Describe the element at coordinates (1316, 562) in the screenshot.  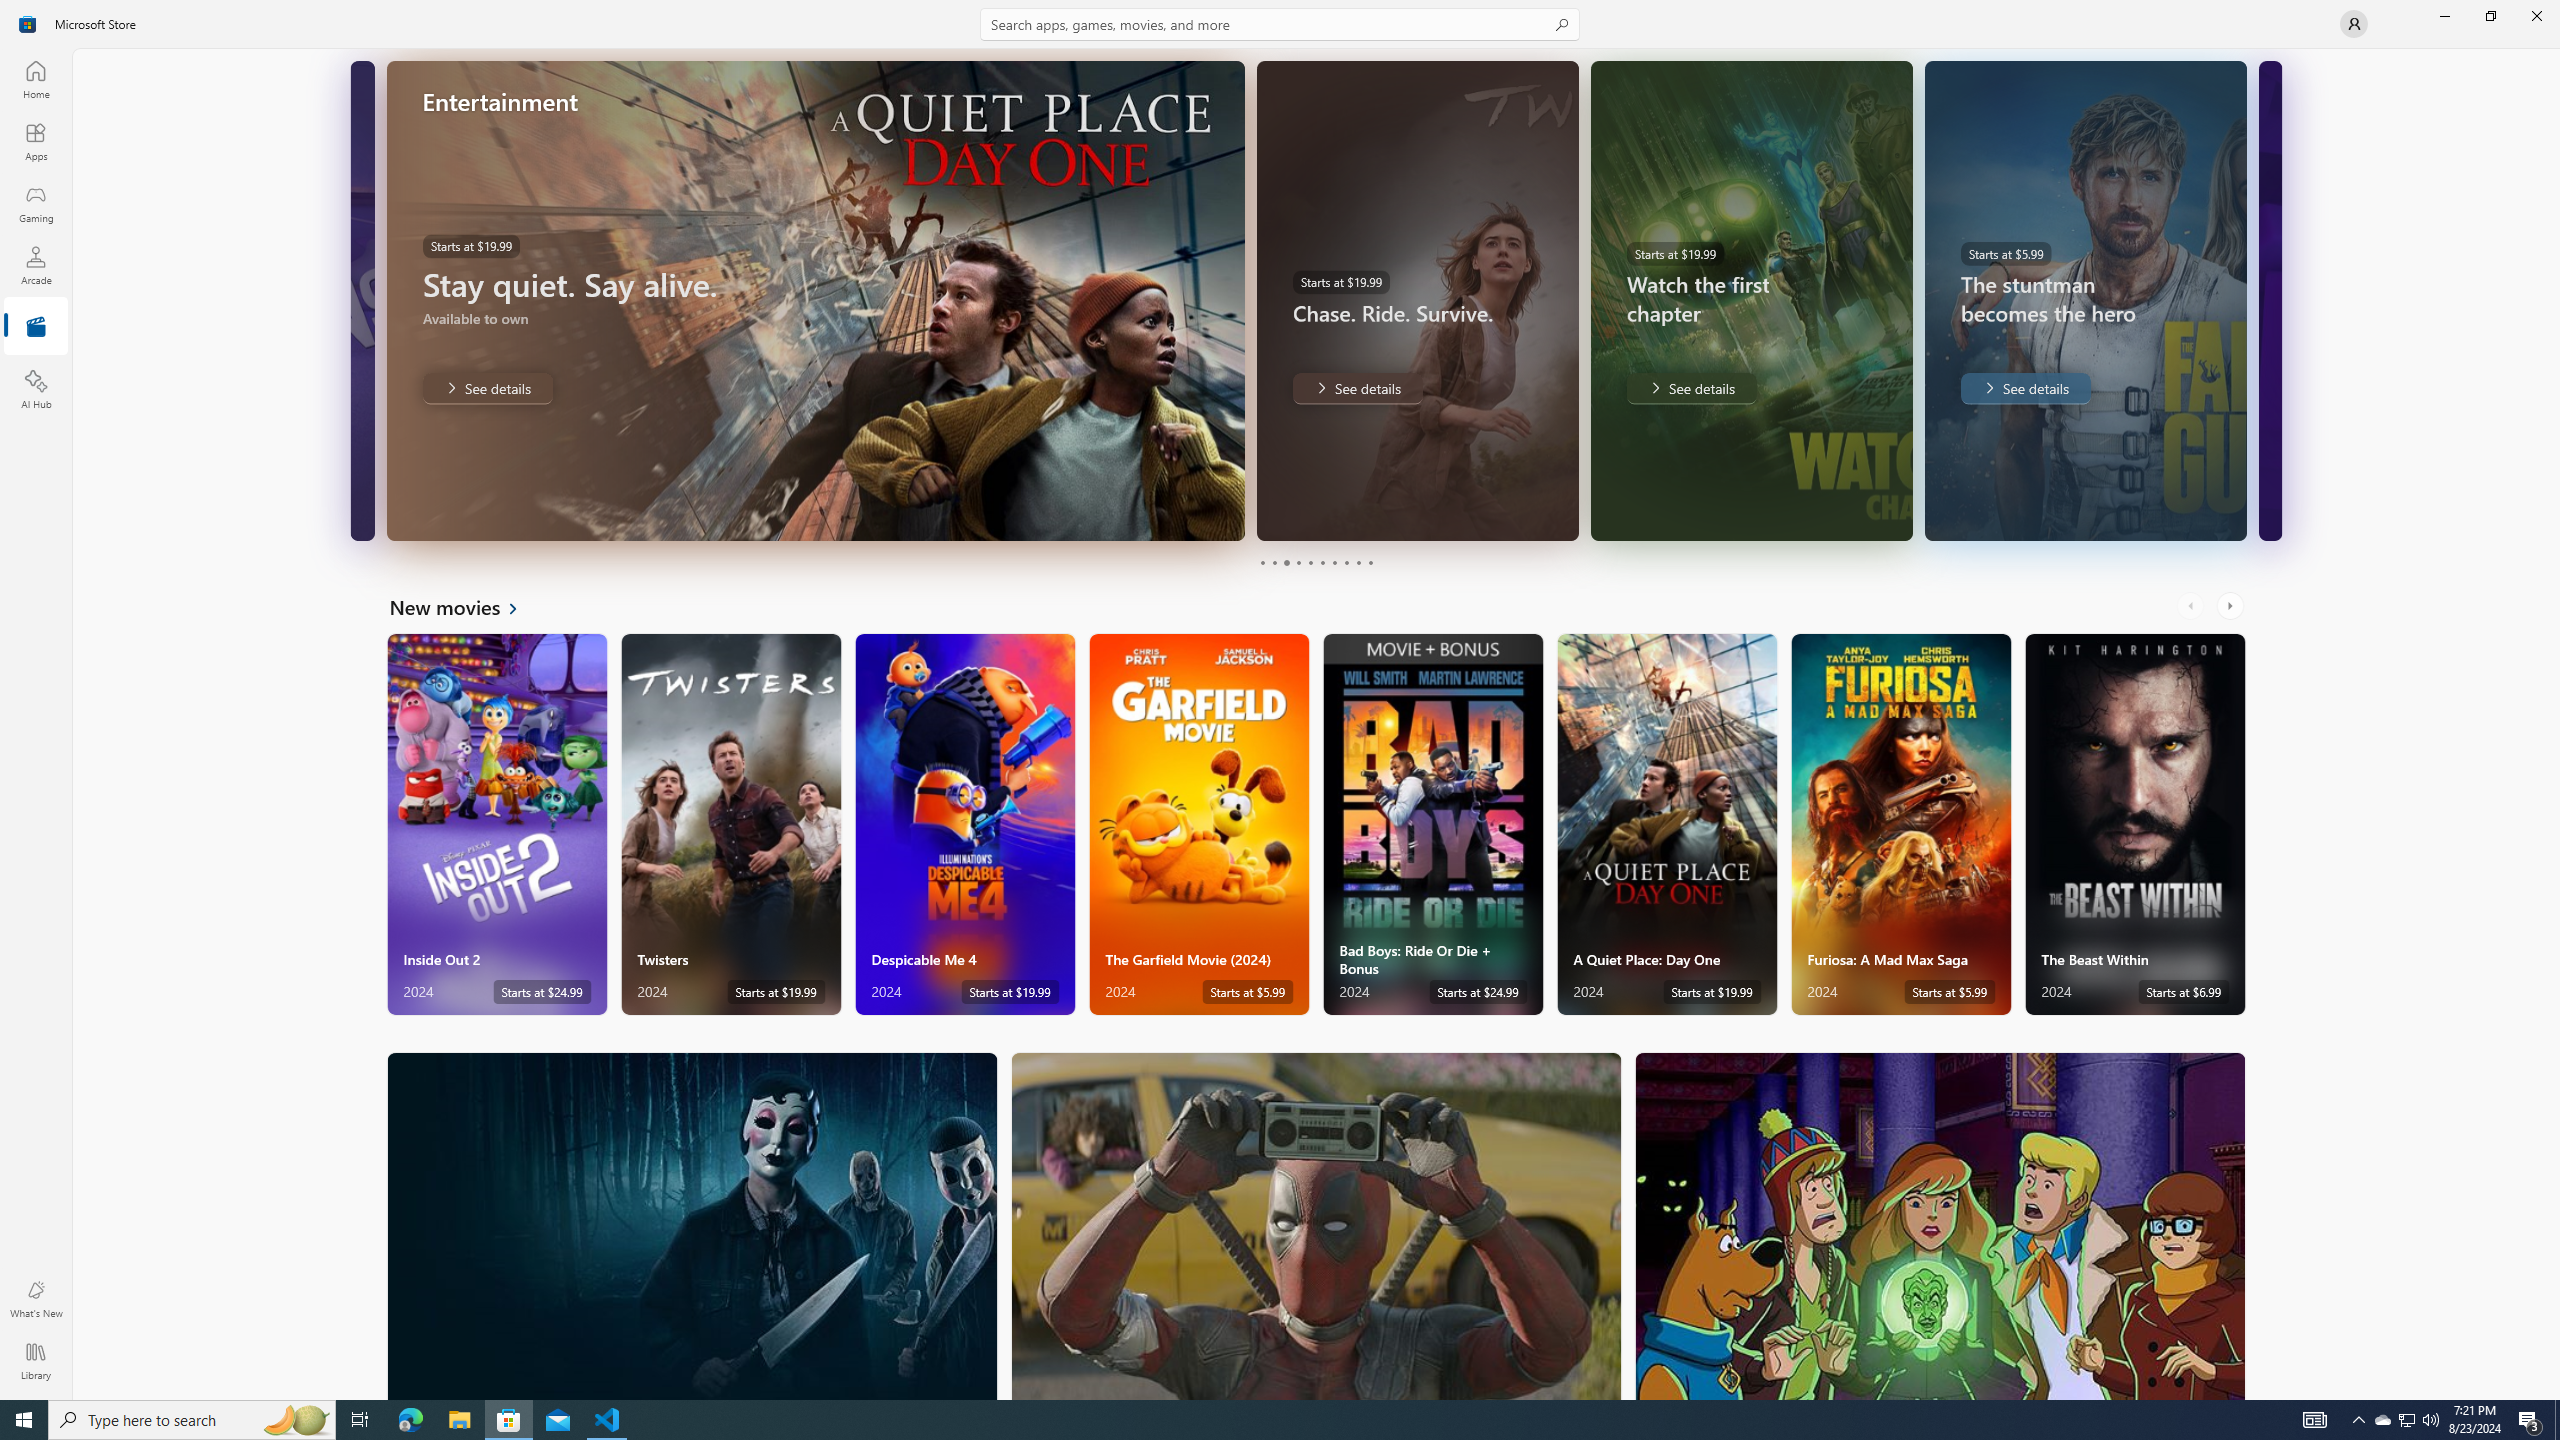
I see `'Pager'` at that location.